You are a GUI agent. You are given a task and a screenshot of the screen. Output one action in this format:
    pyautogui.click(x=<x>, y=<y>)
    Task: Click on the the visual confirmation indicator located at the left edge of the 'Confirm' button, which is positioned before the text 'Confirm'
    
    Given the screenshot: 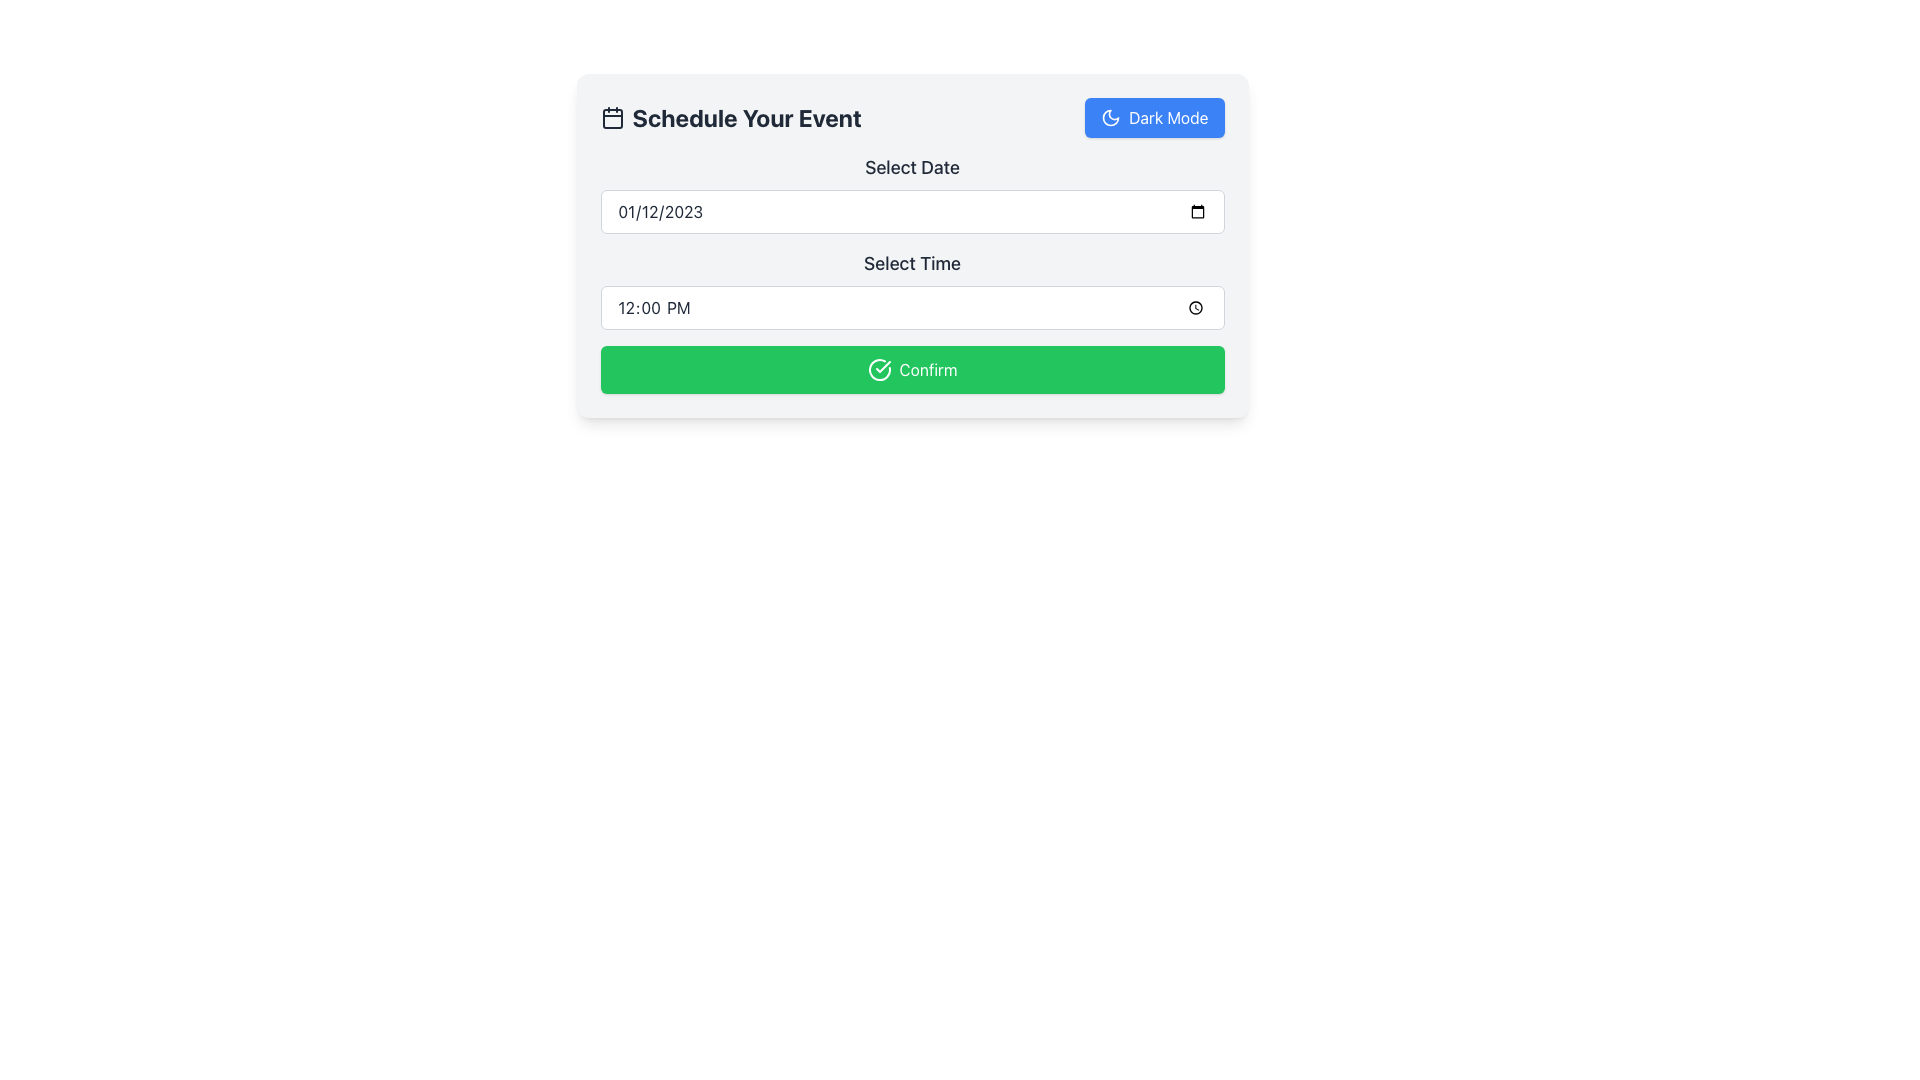 What is the action you would take?
    pyautogui.click(x=879, y=370)
    